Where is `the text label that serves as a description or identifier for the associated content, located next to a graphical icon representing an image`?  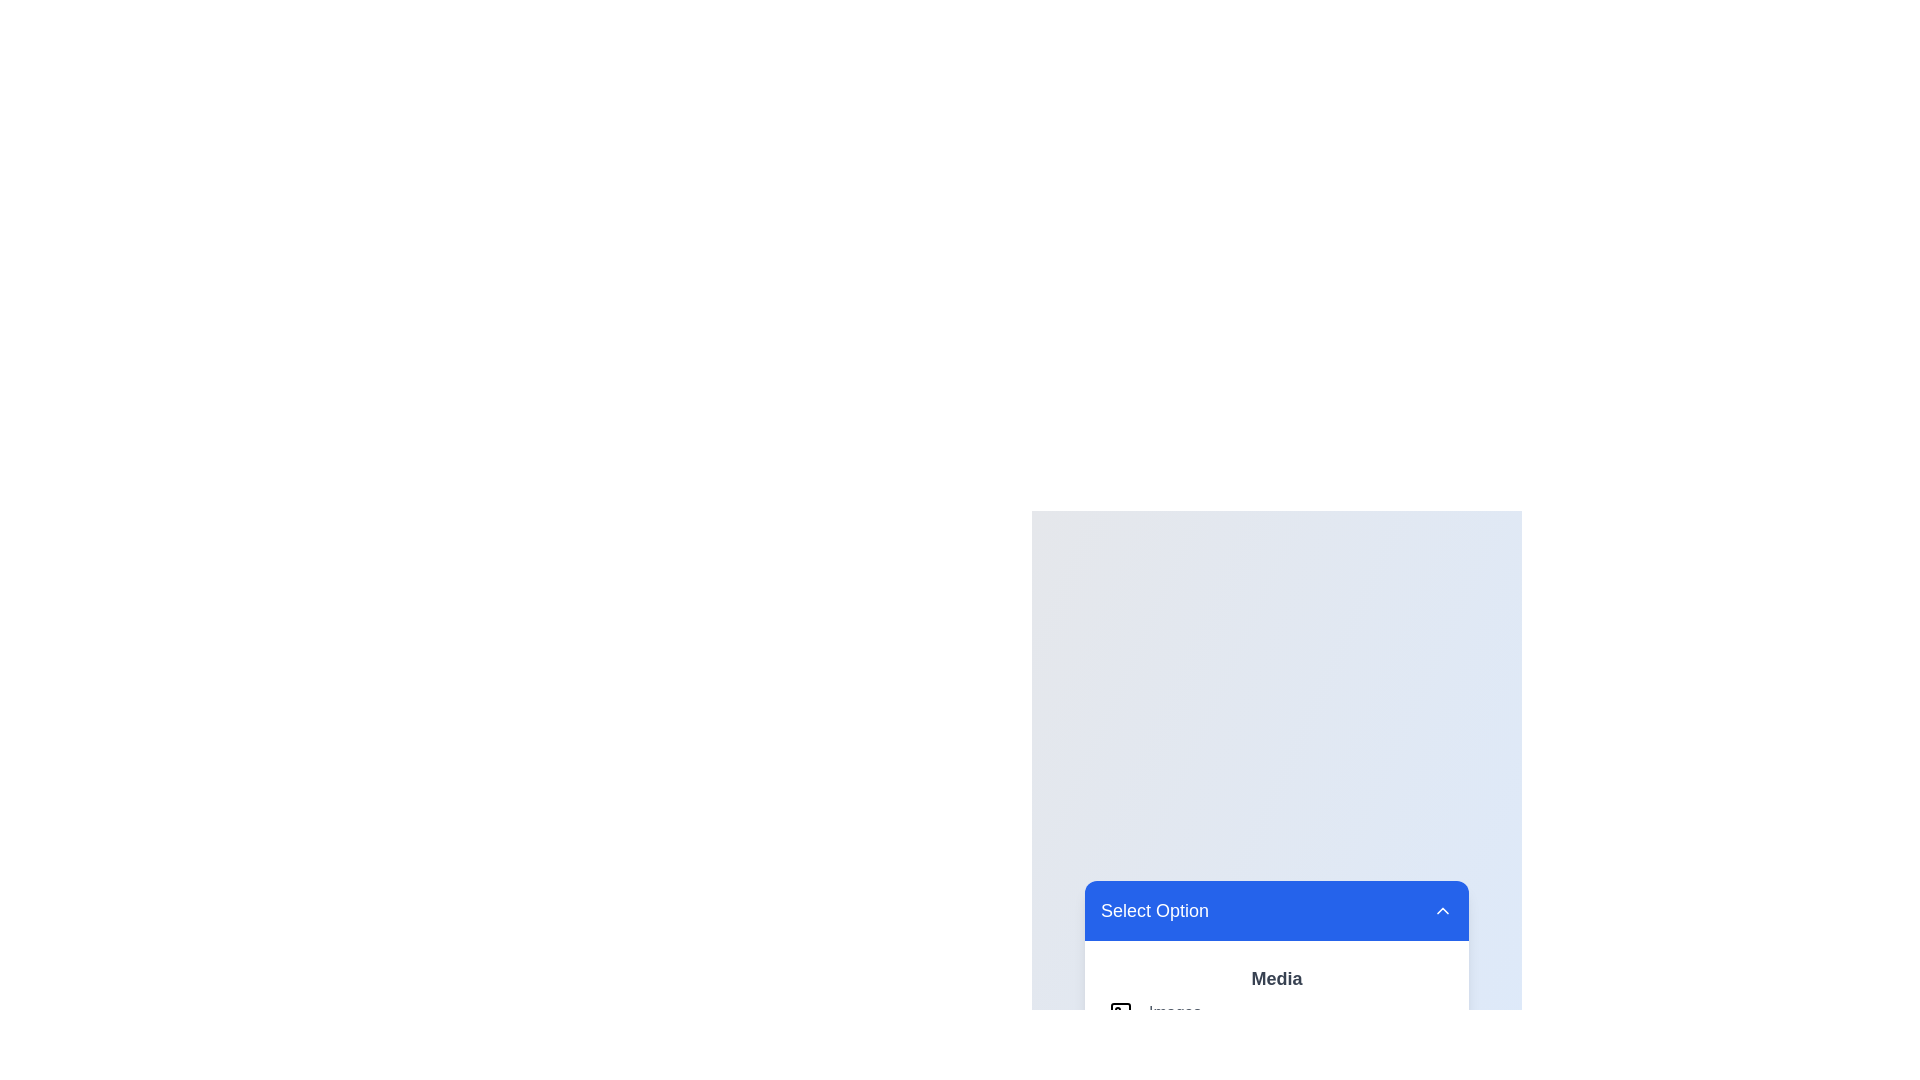 the text label that serves as a description or identifier for the associated content, located next to a graphical icon representing an image is located at coordinates (1175, 1012).